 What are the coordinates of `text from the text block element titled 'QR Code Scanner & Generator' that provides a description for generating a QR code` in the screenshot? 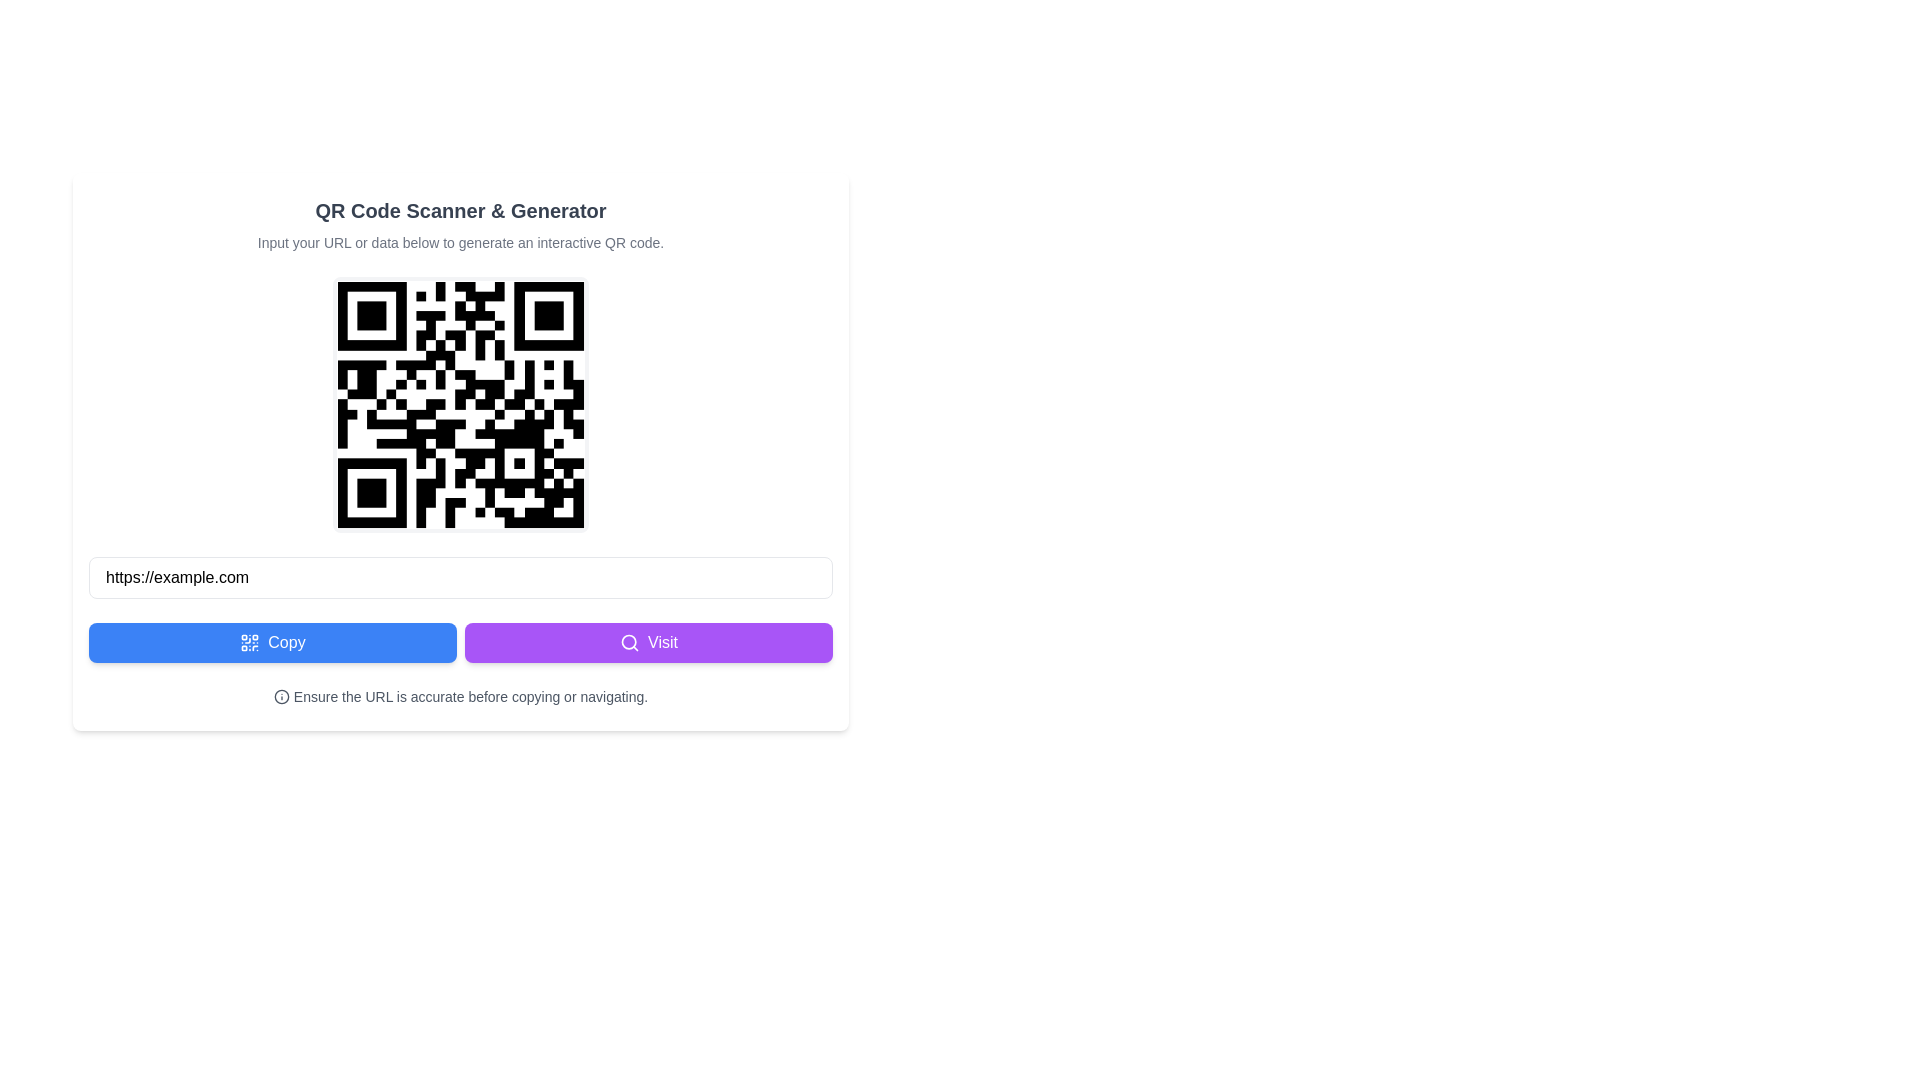 It's located at (459, 224).